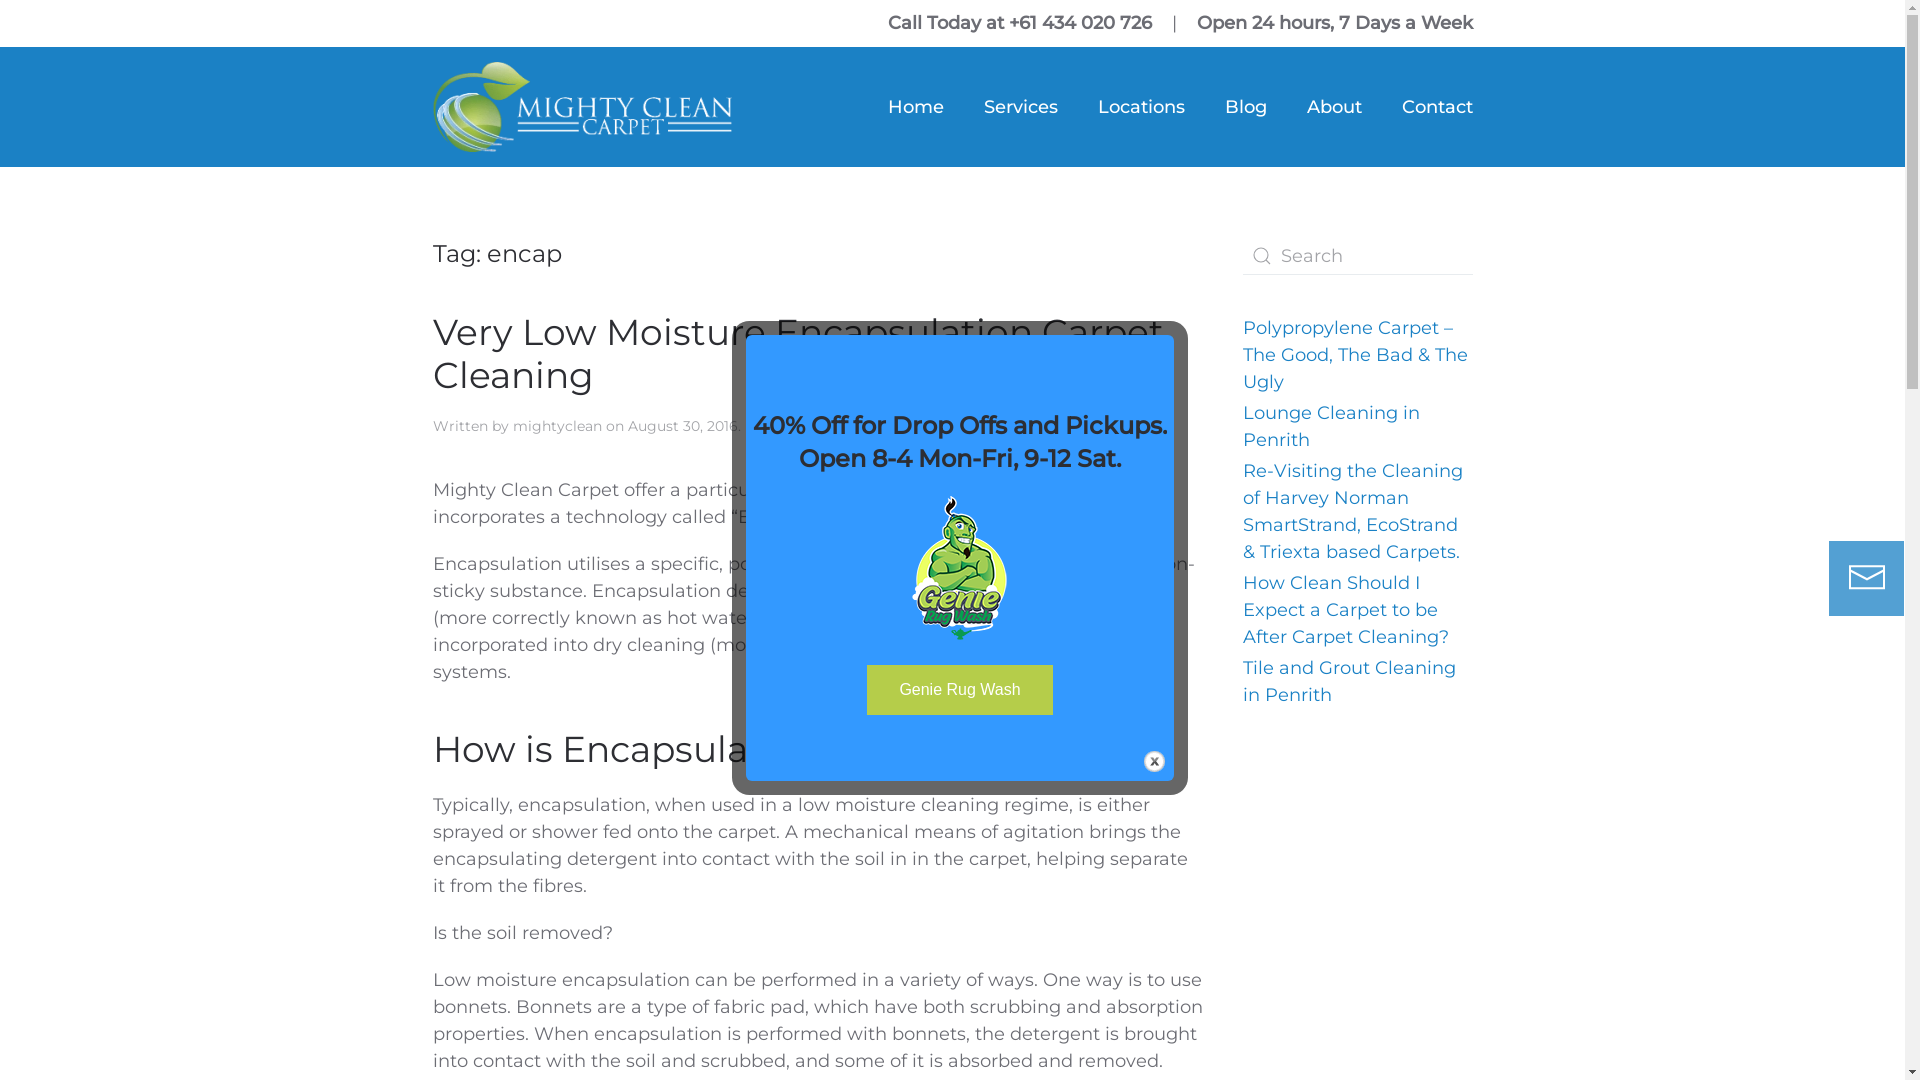 The image size is (1920, 1080). I want to click on '+61 434 020 726', so click(1078, 23).